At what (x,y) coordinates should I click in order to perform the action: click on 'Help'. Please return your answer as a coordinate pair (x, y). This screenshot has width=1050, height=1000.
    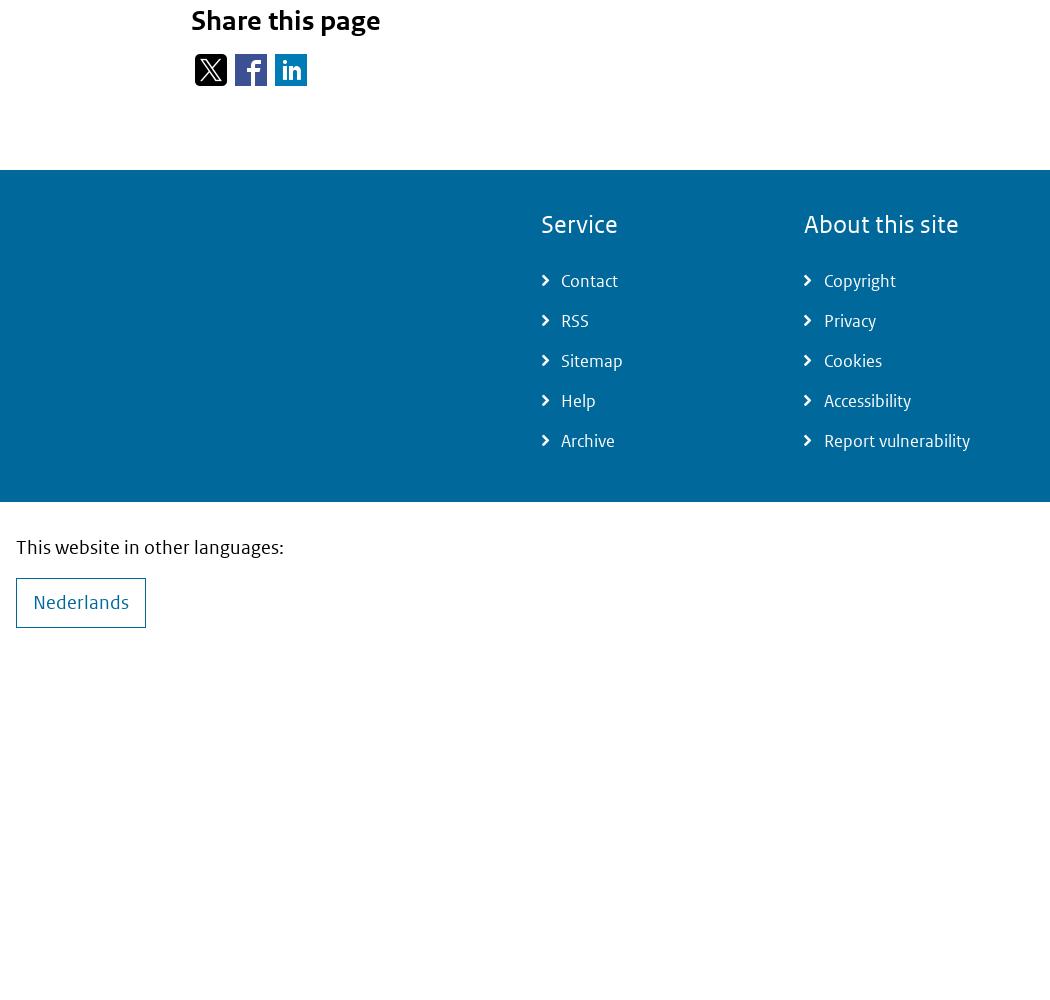
    Looking at the image, I should click on (561, 401).